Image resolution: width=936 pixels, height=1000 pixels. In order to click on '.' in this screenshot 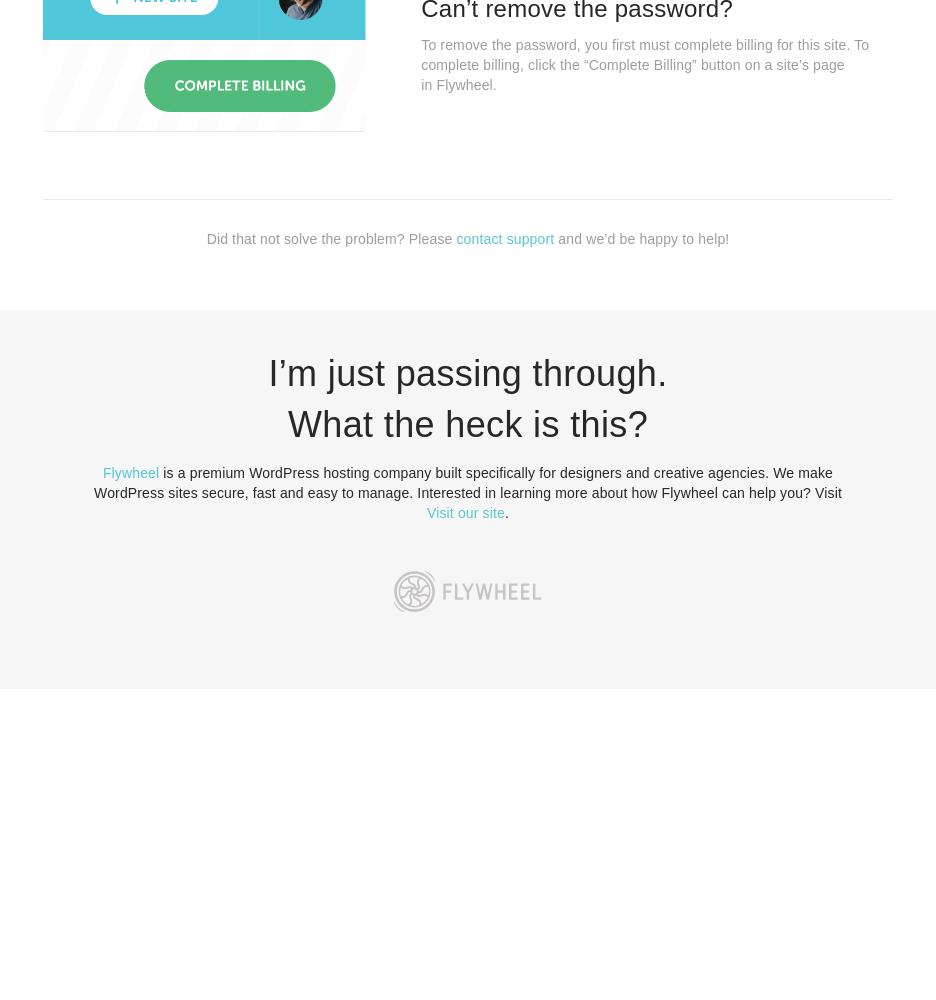, I will do `click(505, 513)`.